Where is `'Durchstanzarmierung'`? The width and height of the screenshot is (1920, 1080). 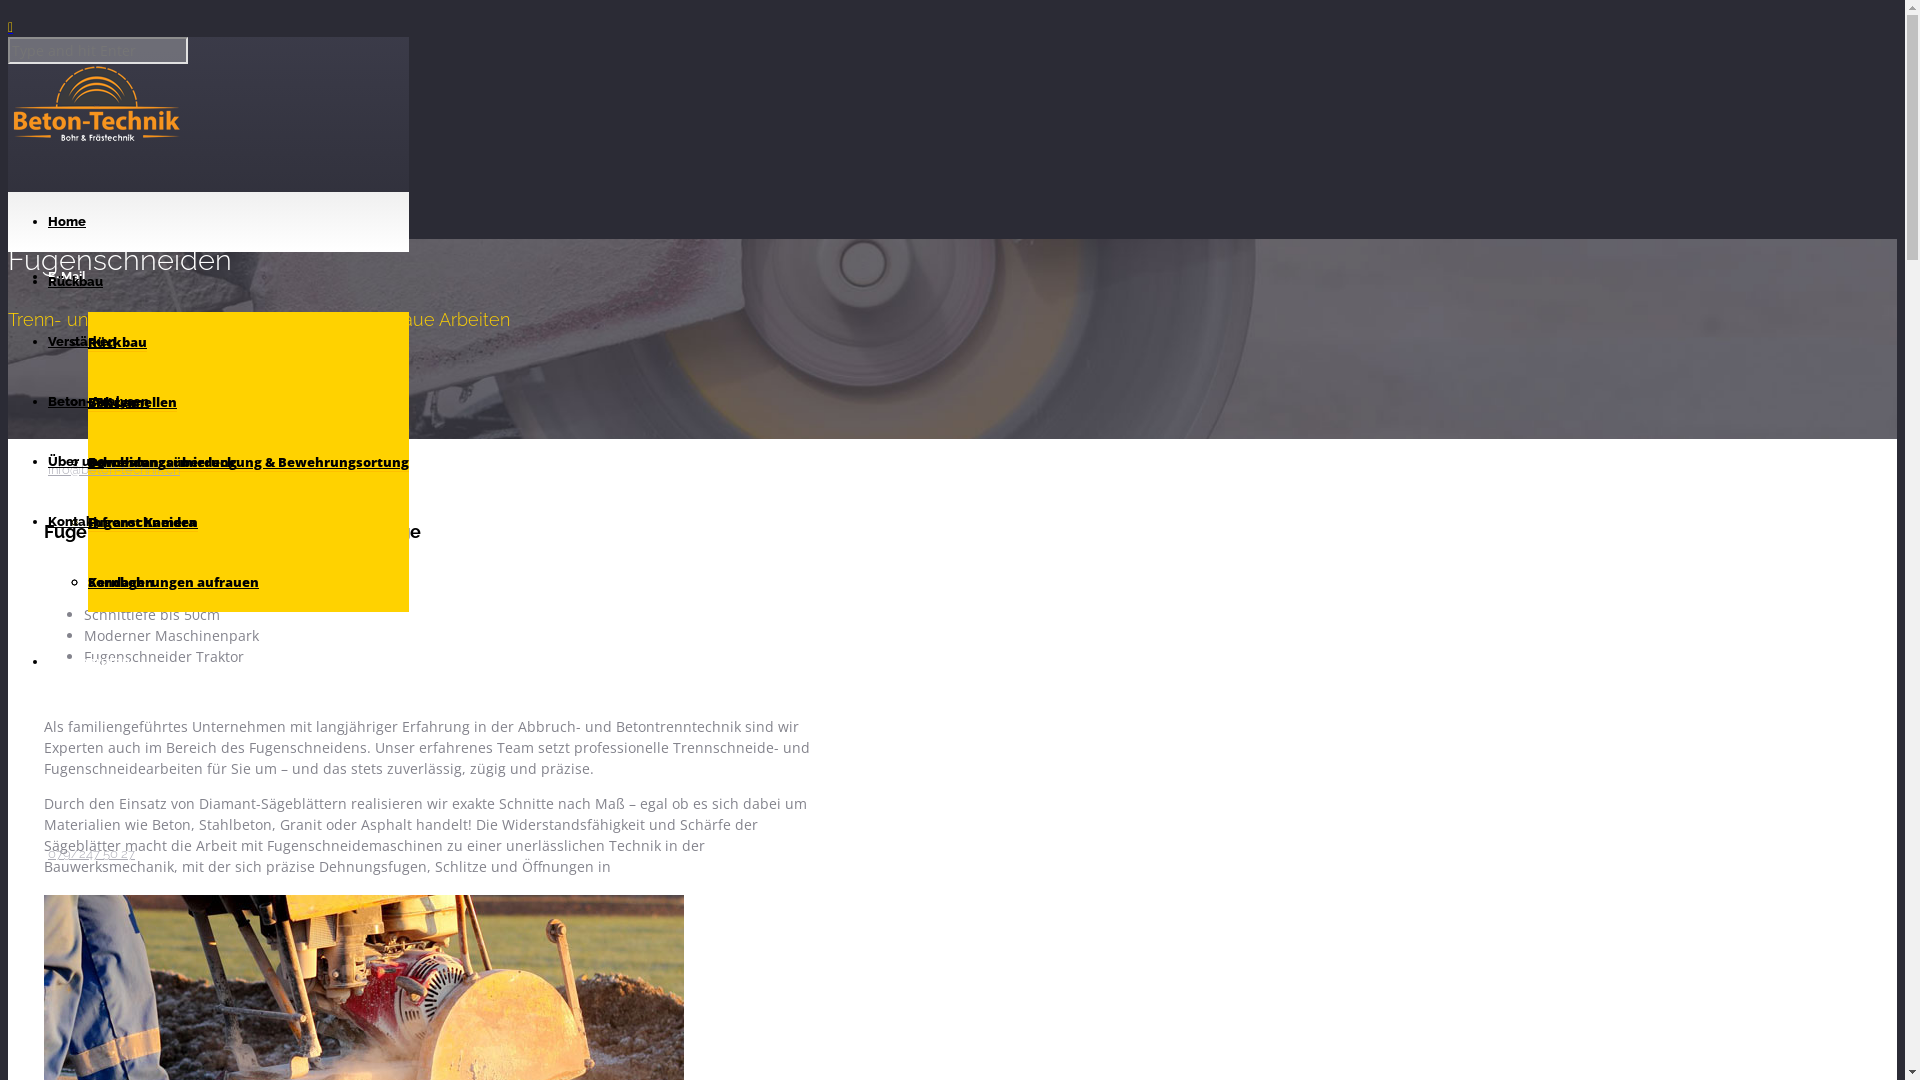 'Durchstanzarmierung' is located at coordinates (86, 462).